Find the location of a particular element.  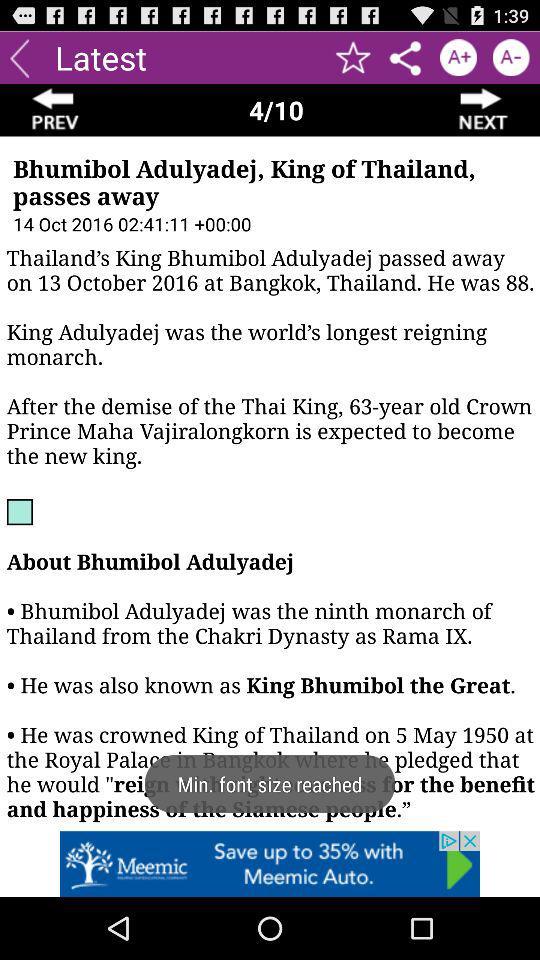

font size adjustable option is located at coordinates (511, 56).